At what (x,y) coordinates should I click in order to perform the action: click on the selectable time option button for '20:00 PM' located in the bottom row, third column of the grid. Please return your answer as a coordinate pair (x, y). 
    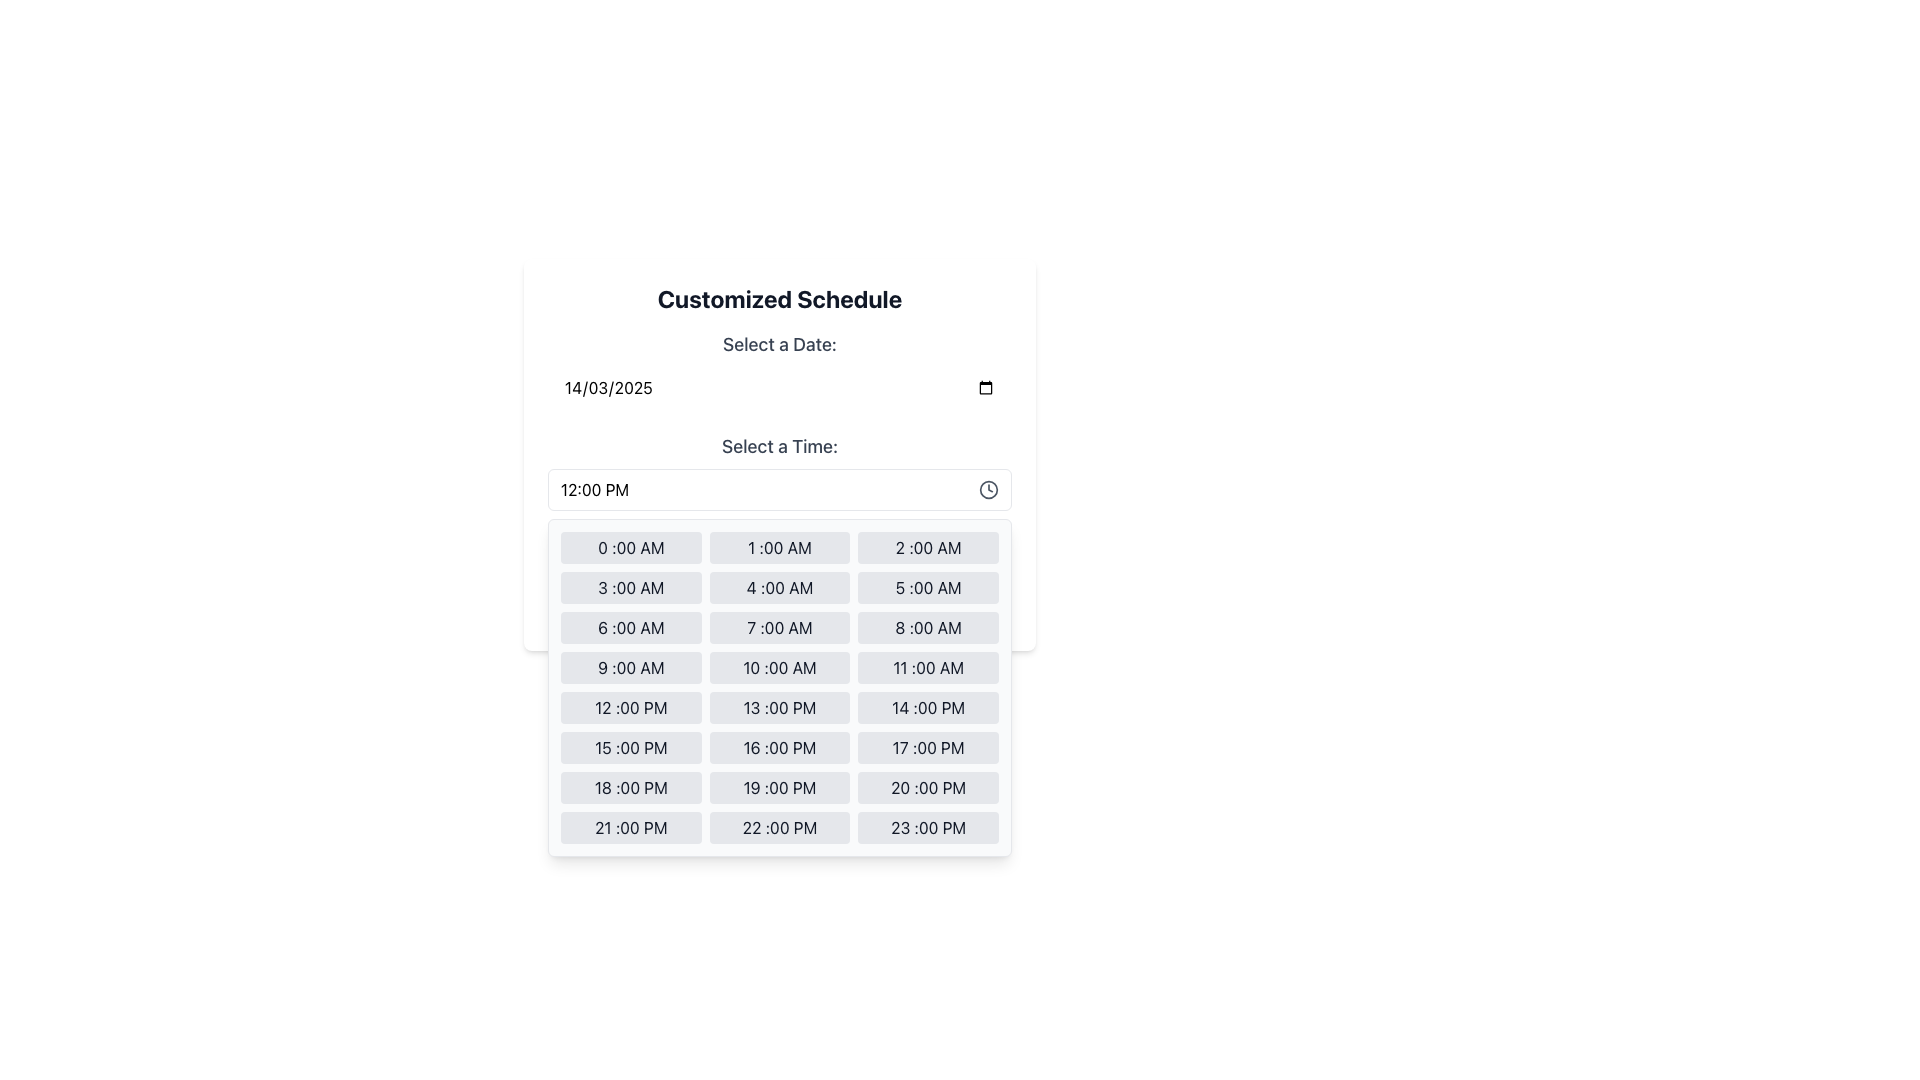
    Looking at the image, I should click on (927, 786).